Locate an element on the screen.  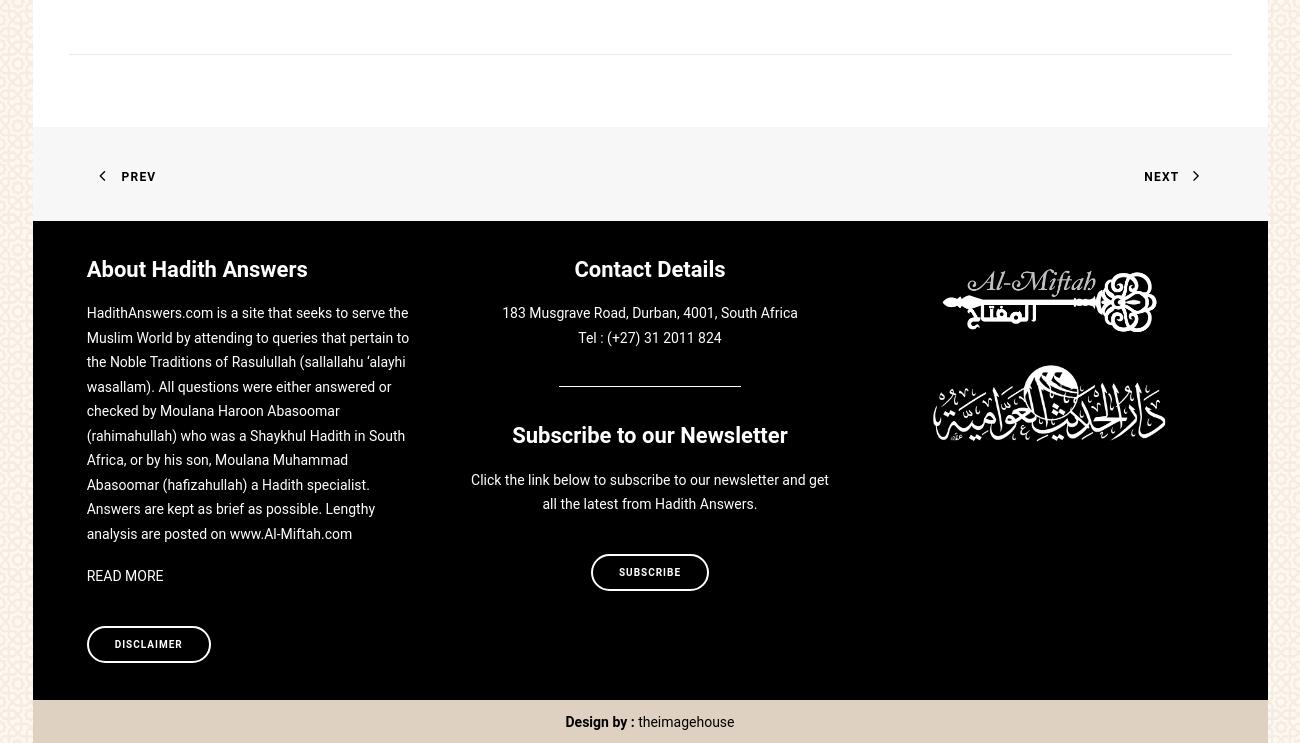
'183 Musgrave Road, Durban, 4001, South Africa' is located at coordinates (649, 313).